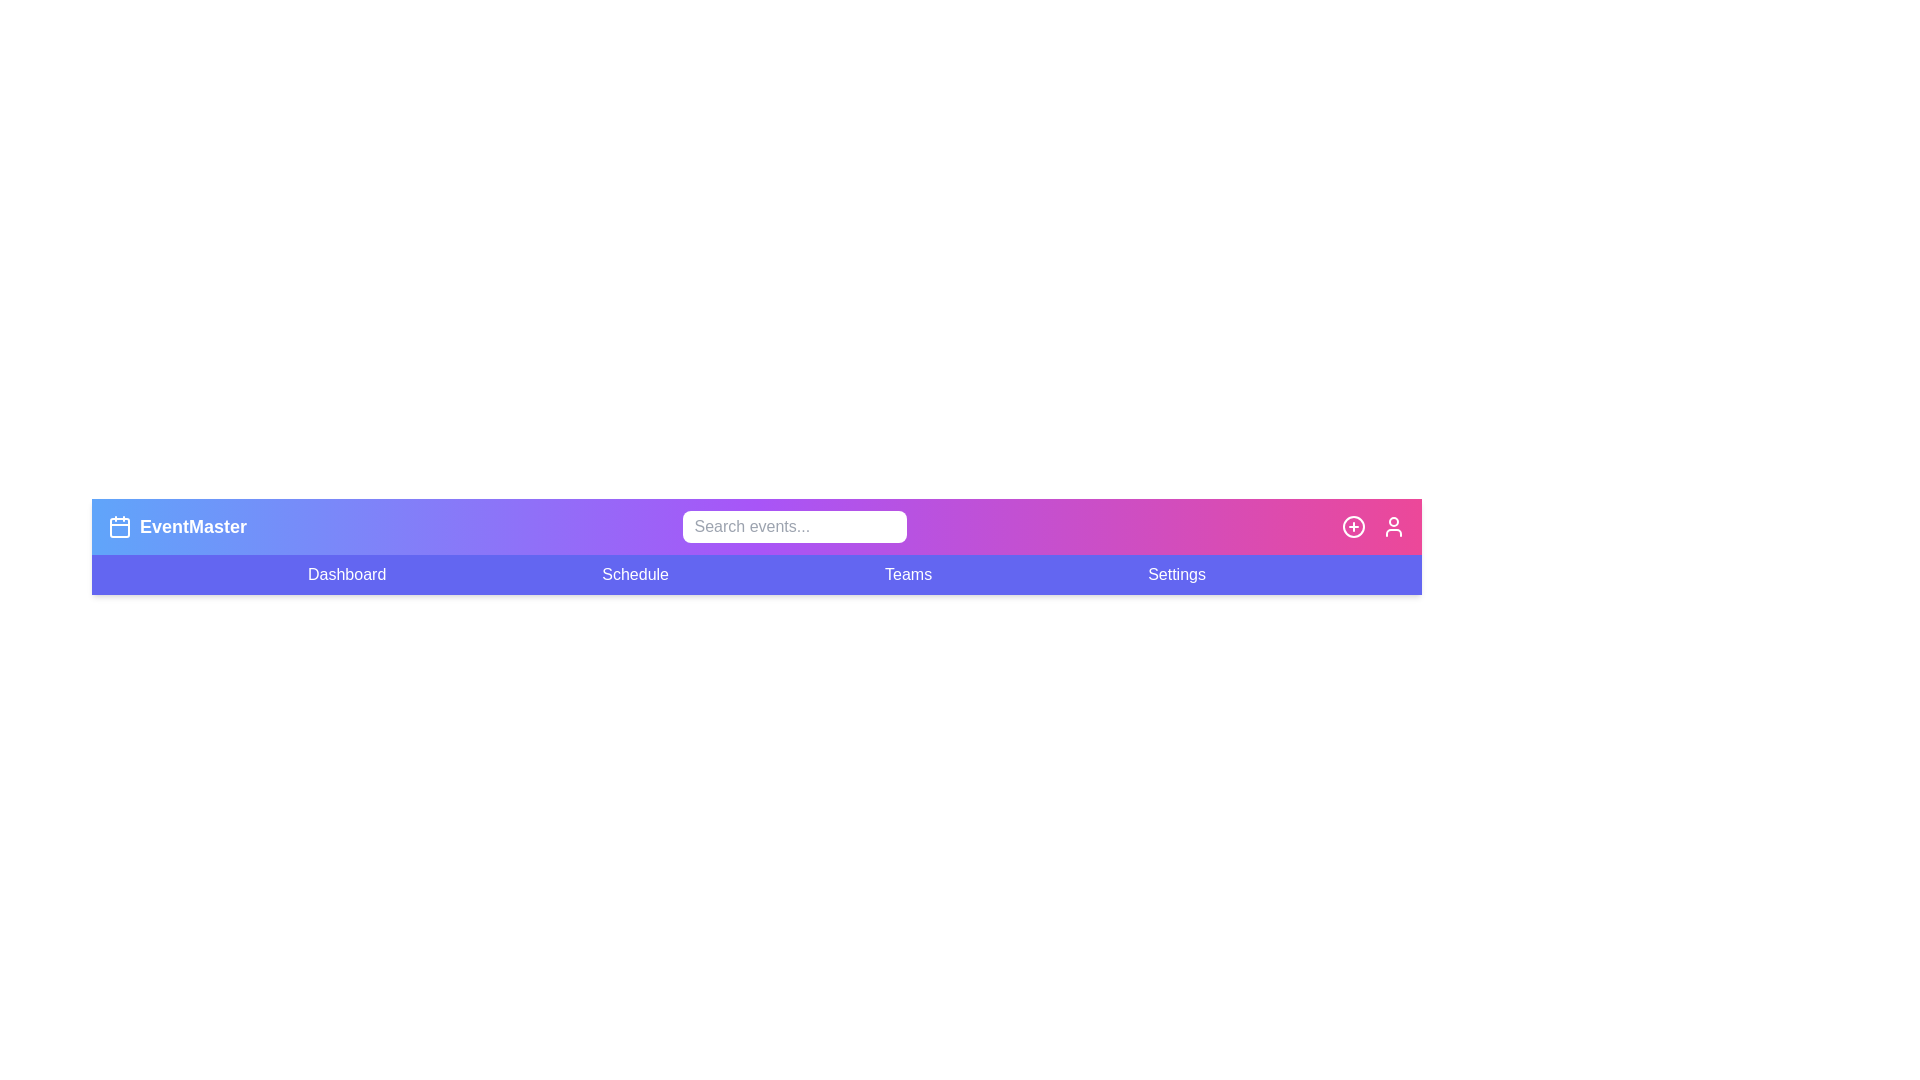  Describe the element at coordinates (346, 574) in the screenshot. I see `the menu item Dashboard to navigate` at that location.